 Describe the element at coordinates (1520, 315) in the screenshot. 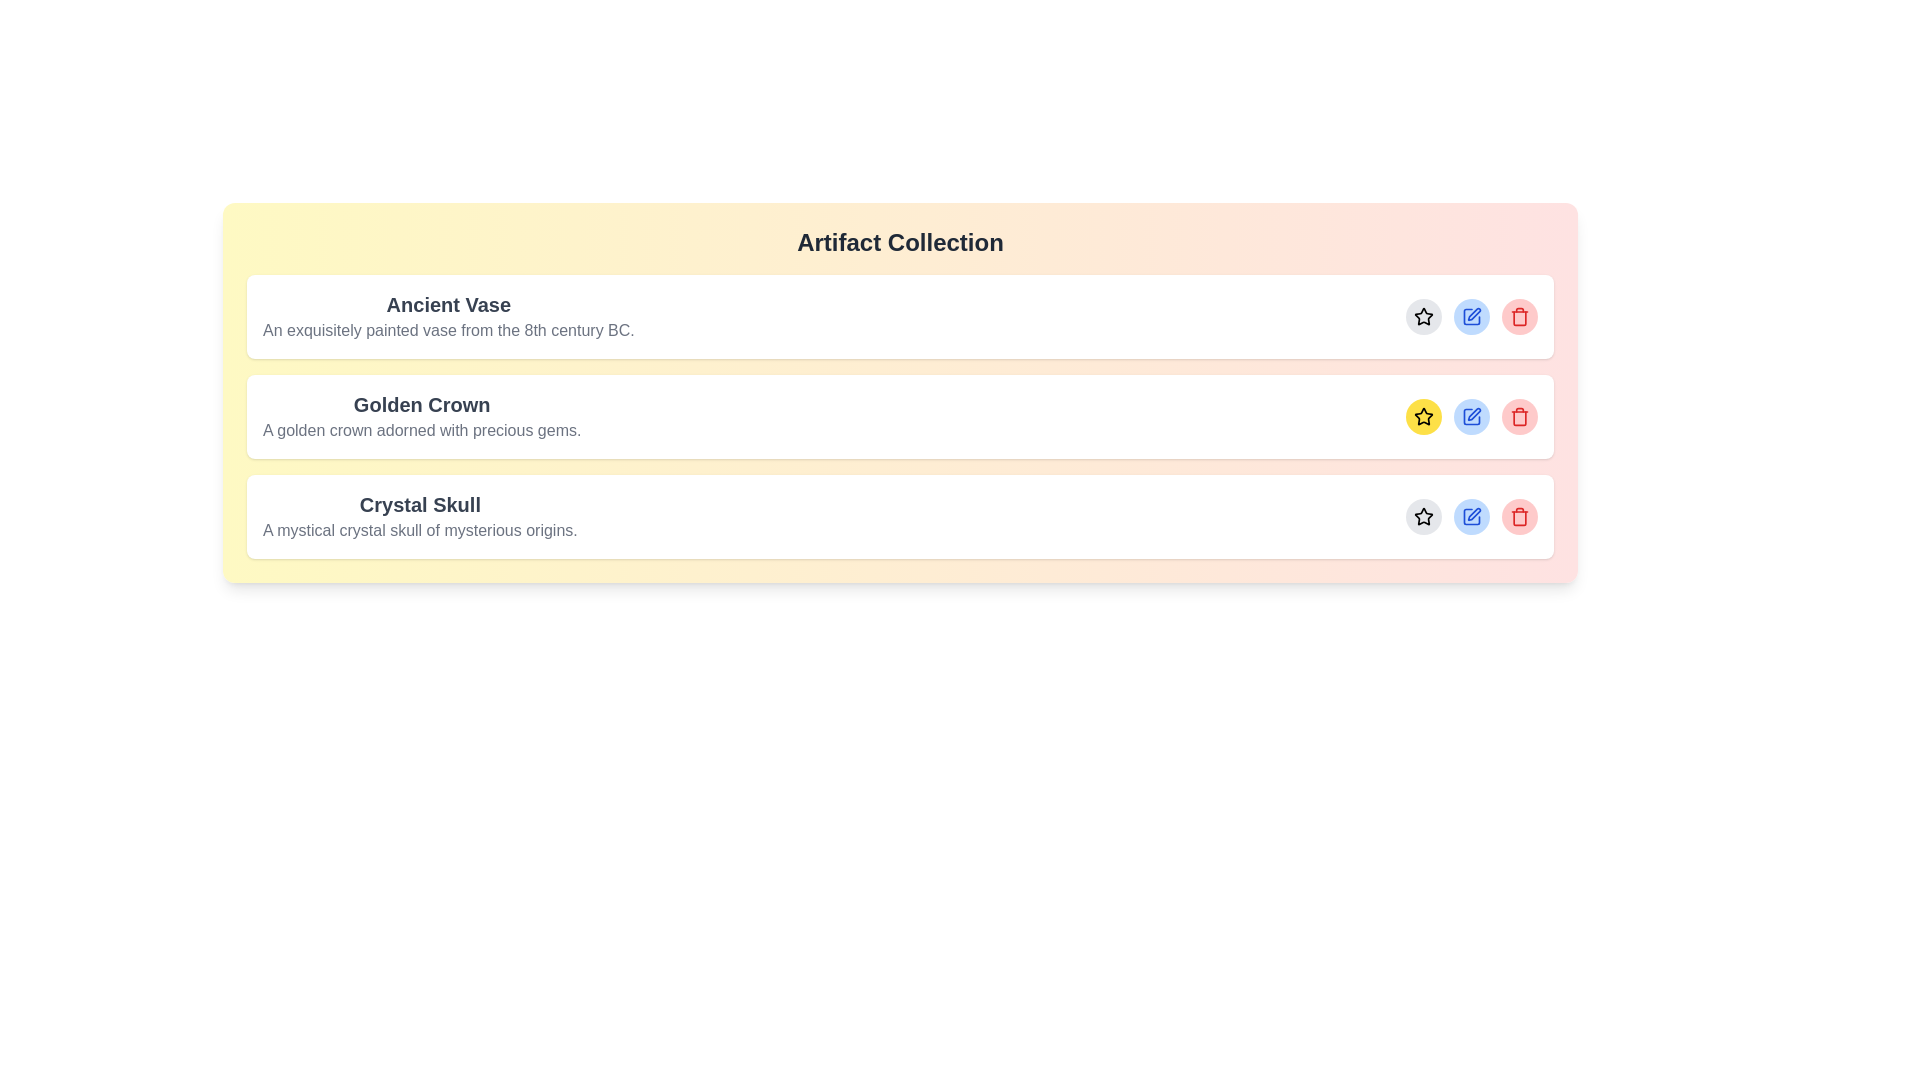

I see `trash button to remove the artifact named Ancient Vase` at that location.